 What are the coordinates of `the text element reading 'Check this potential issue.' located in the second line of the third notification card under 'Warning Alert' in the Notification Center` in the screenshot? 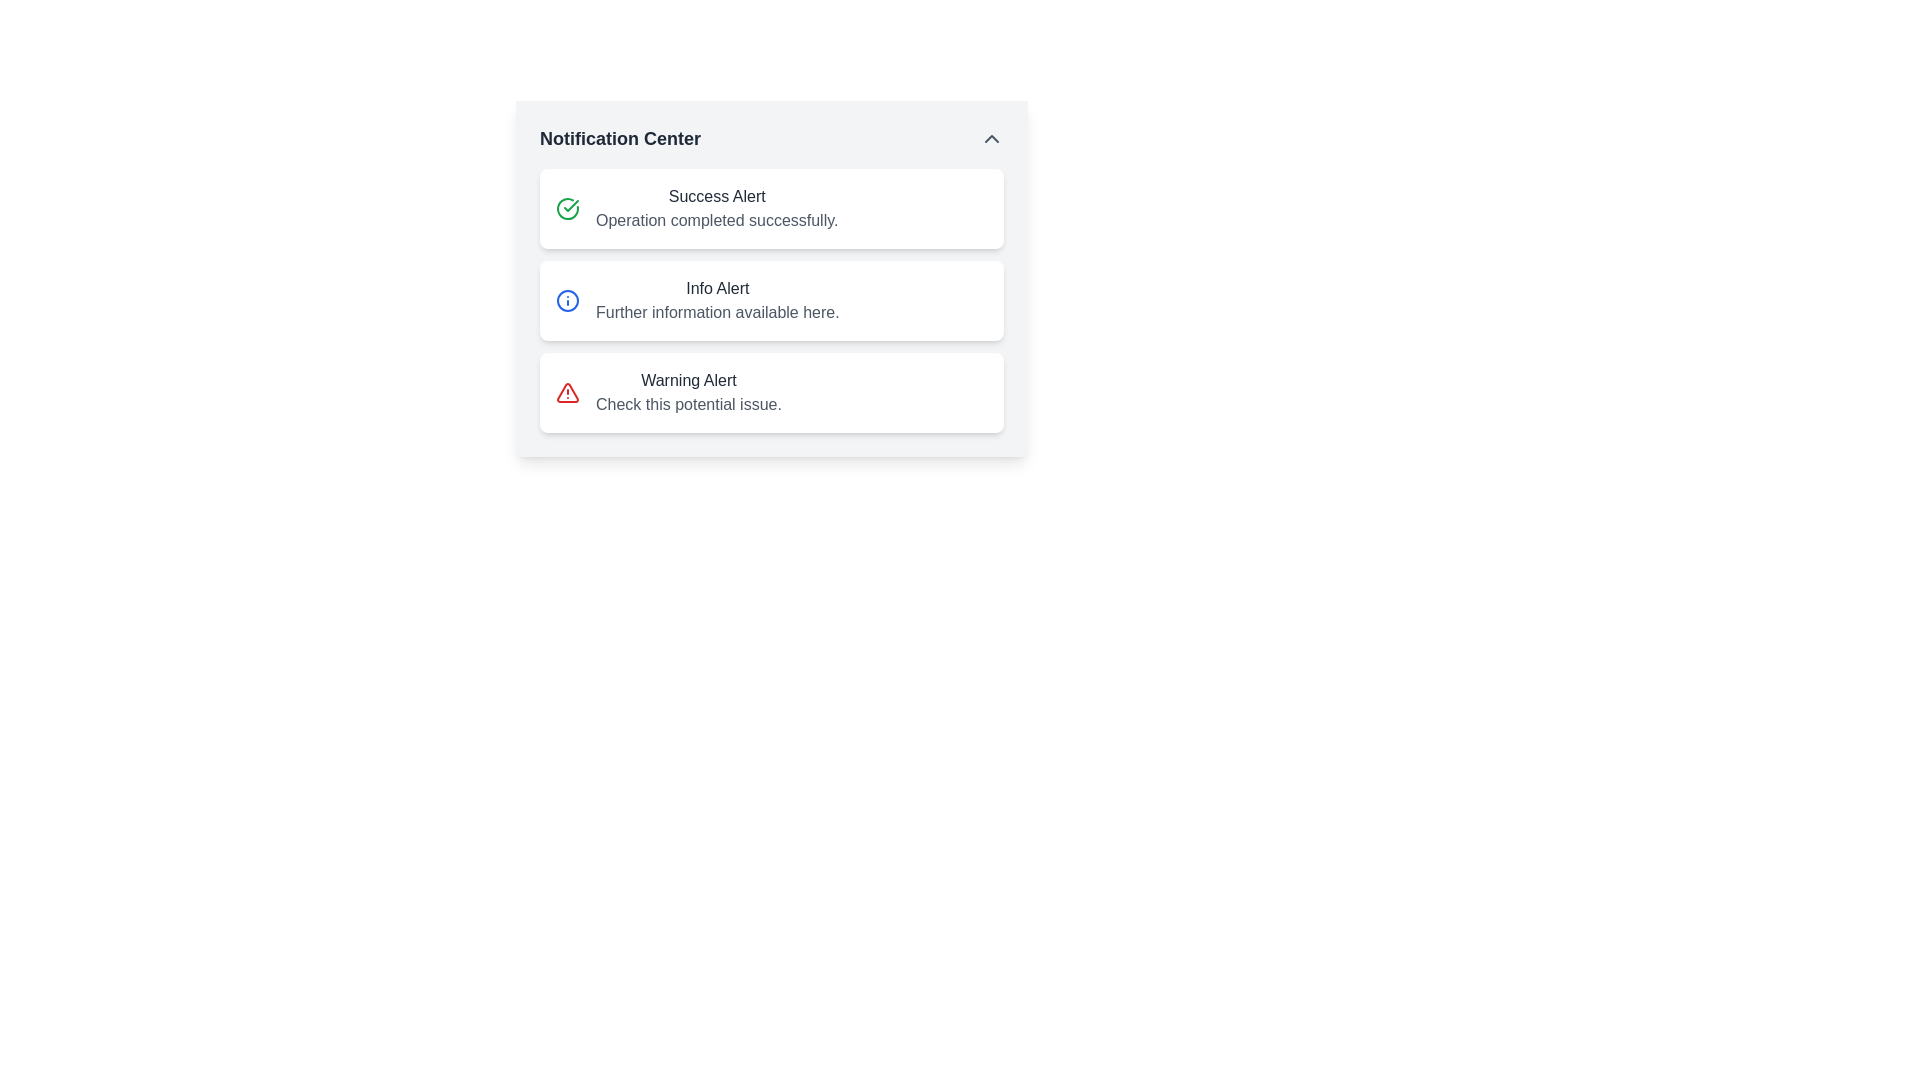 It's located at (688, 405).